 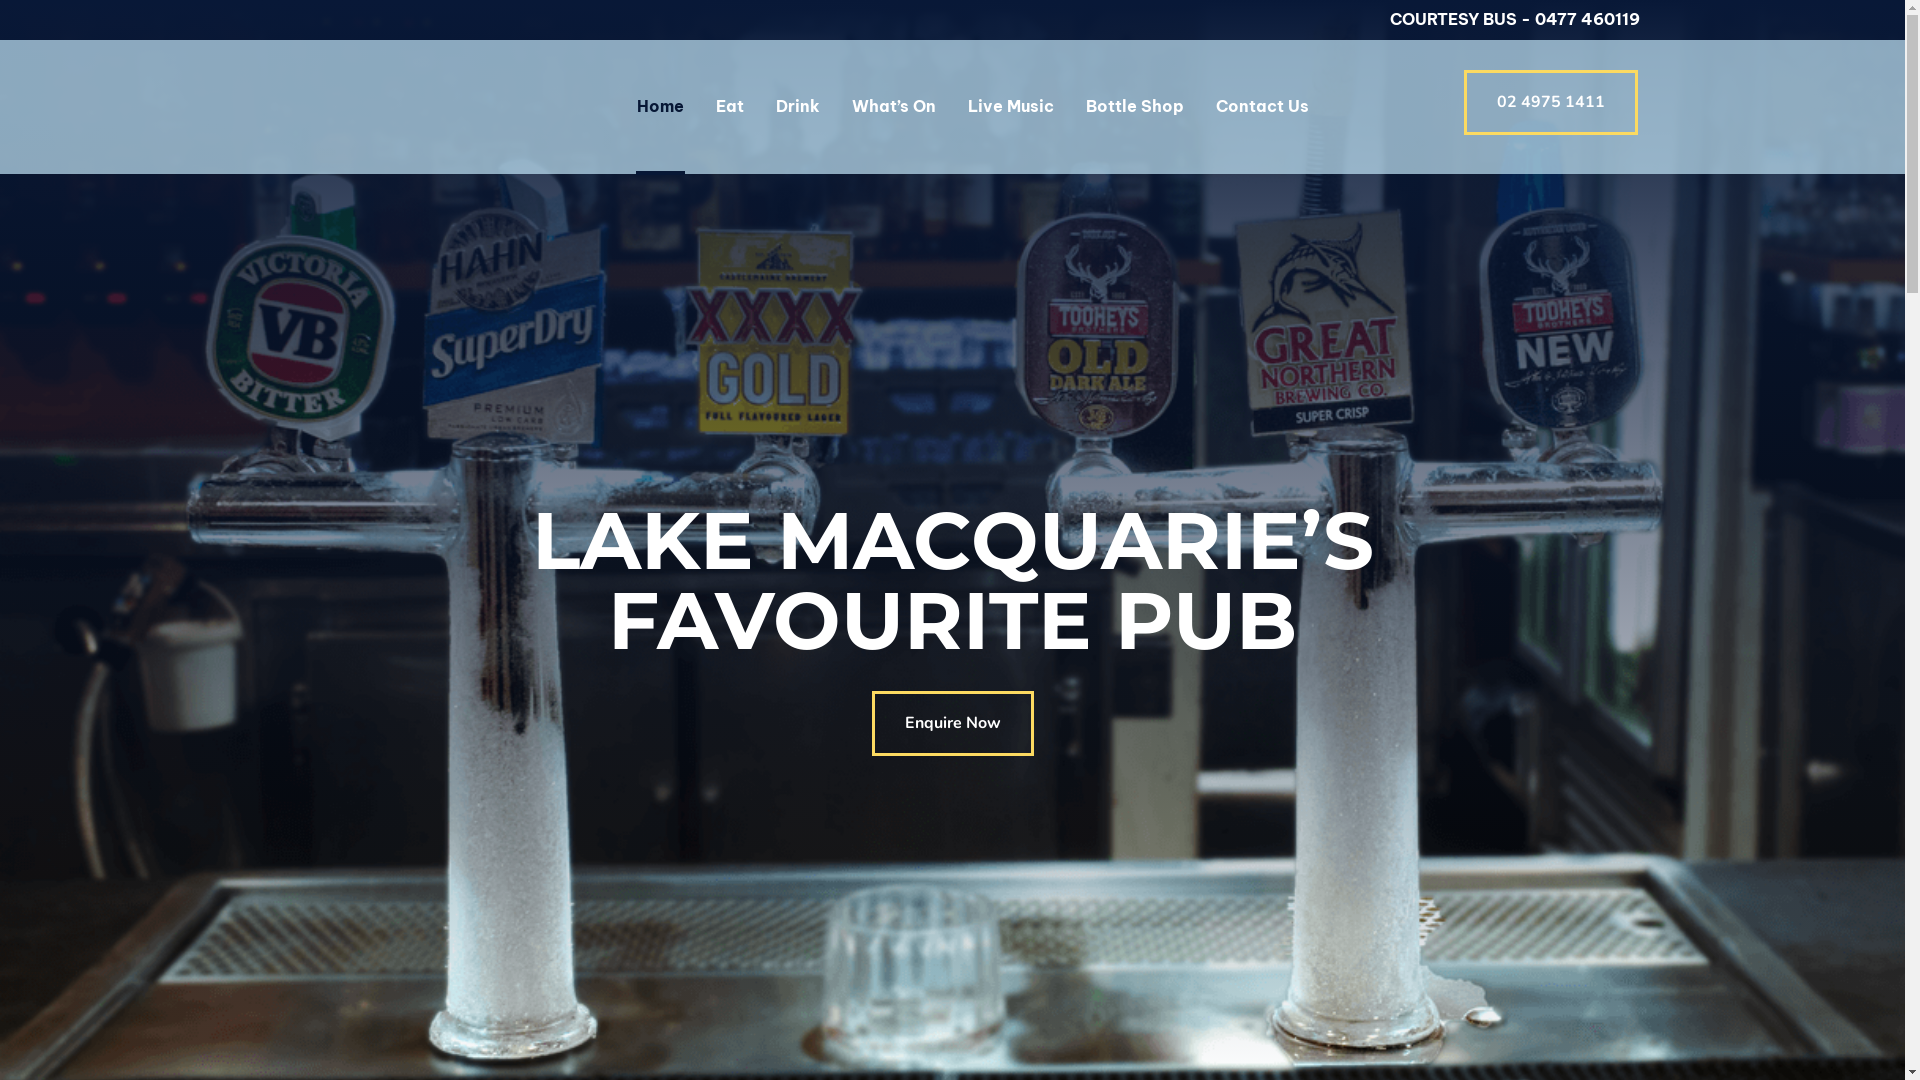 I want to click on 'Drink', so click(x=796, y=105).